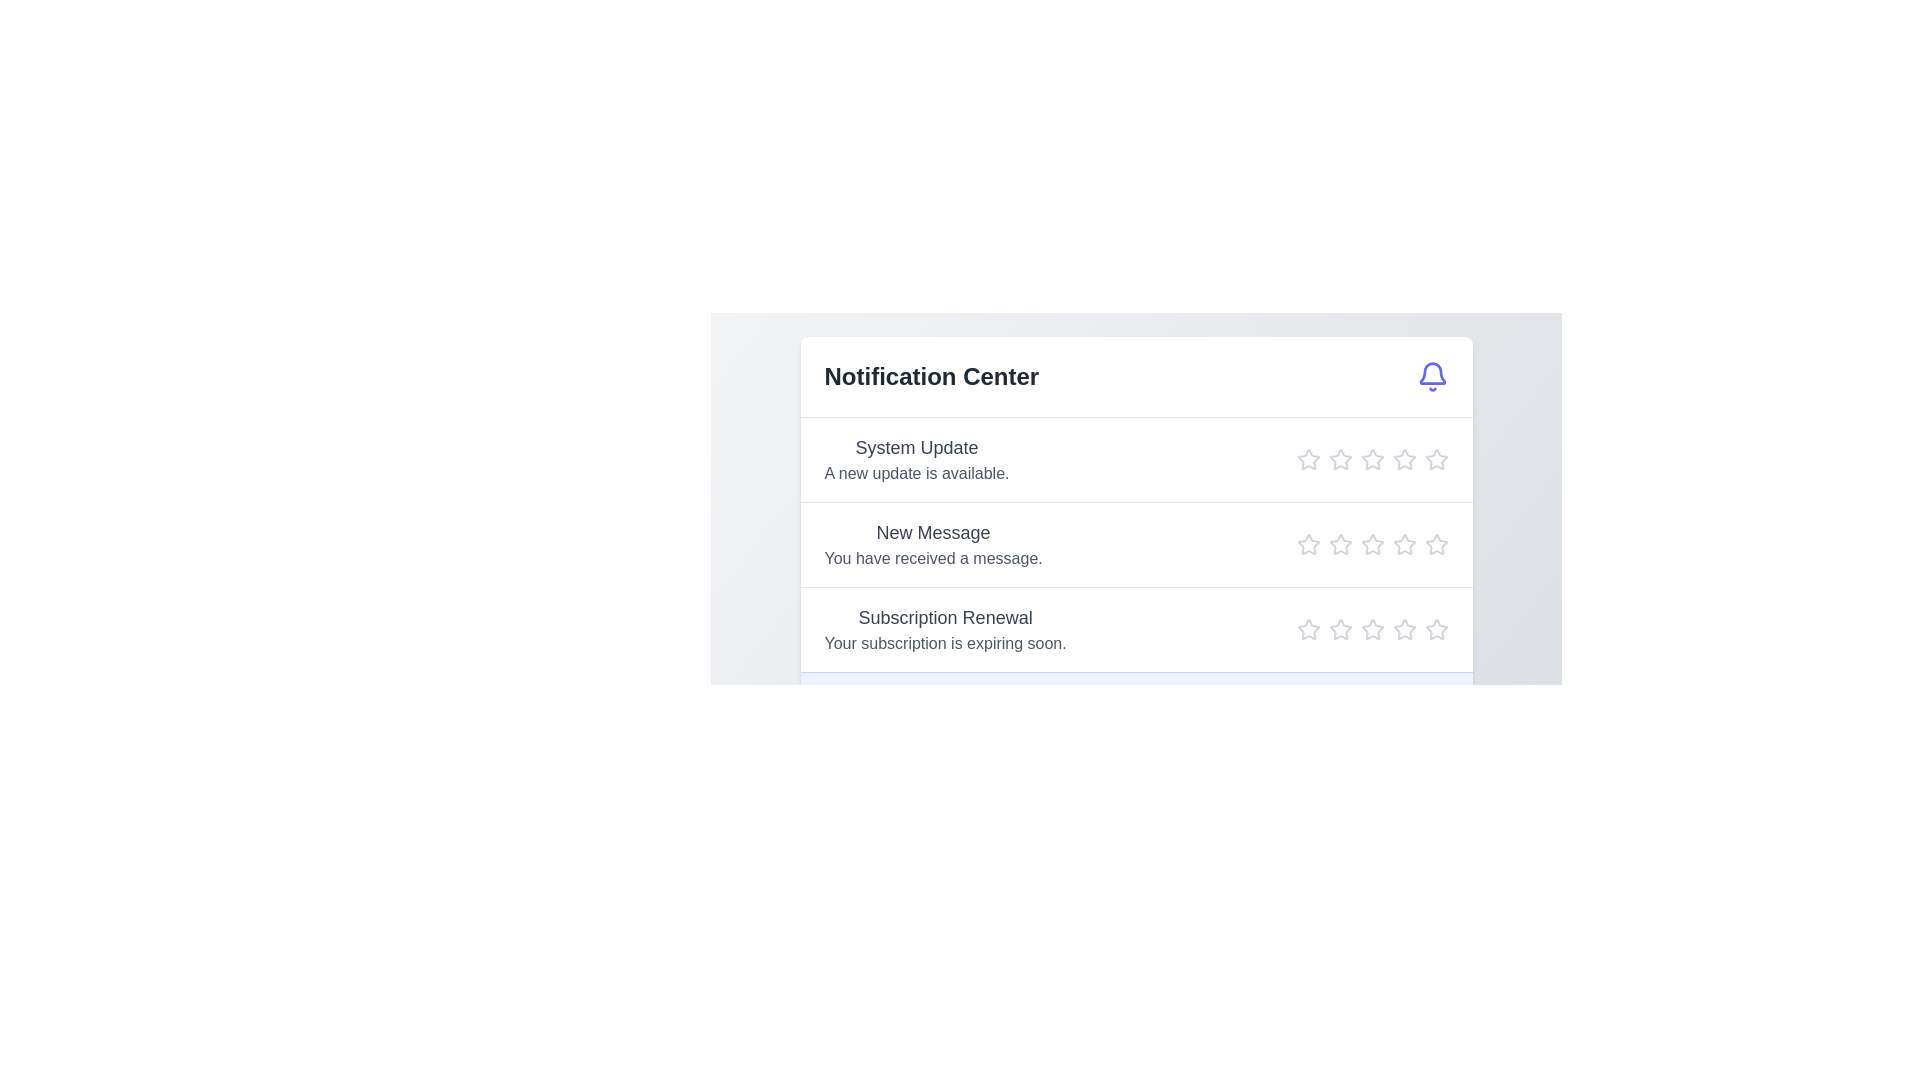 This screenshot has width=1920, height=1080. What do you see at coordinates (1308, 459) in the screenshot?
I see `the star icon corresponding to 1 stars in the Notification Center` at bounding box center [1308, 459].